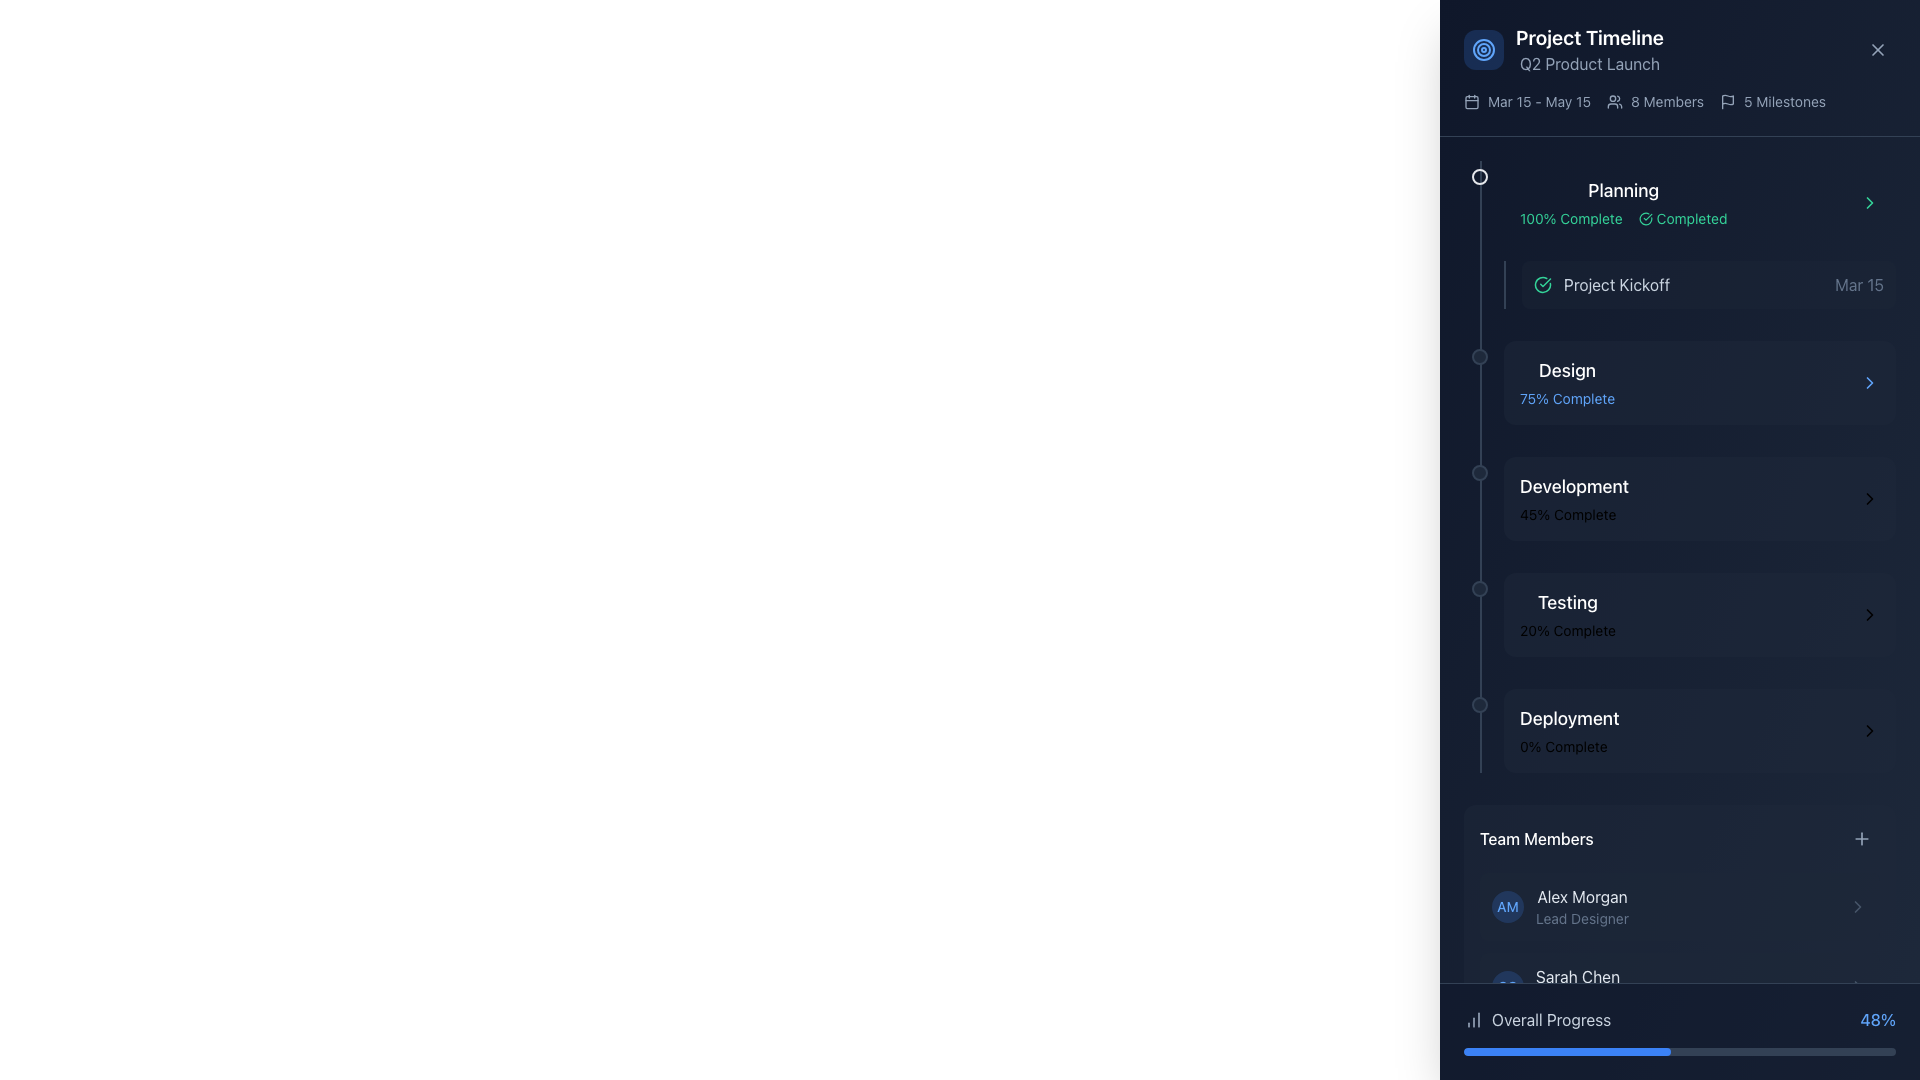 The height and width of the screenshot is (1080, 1920). I want to click on the Indicator element representing the completion status of a task, located below the title 'Planning' and to the right of '100% Complete', so click(1682, 219).